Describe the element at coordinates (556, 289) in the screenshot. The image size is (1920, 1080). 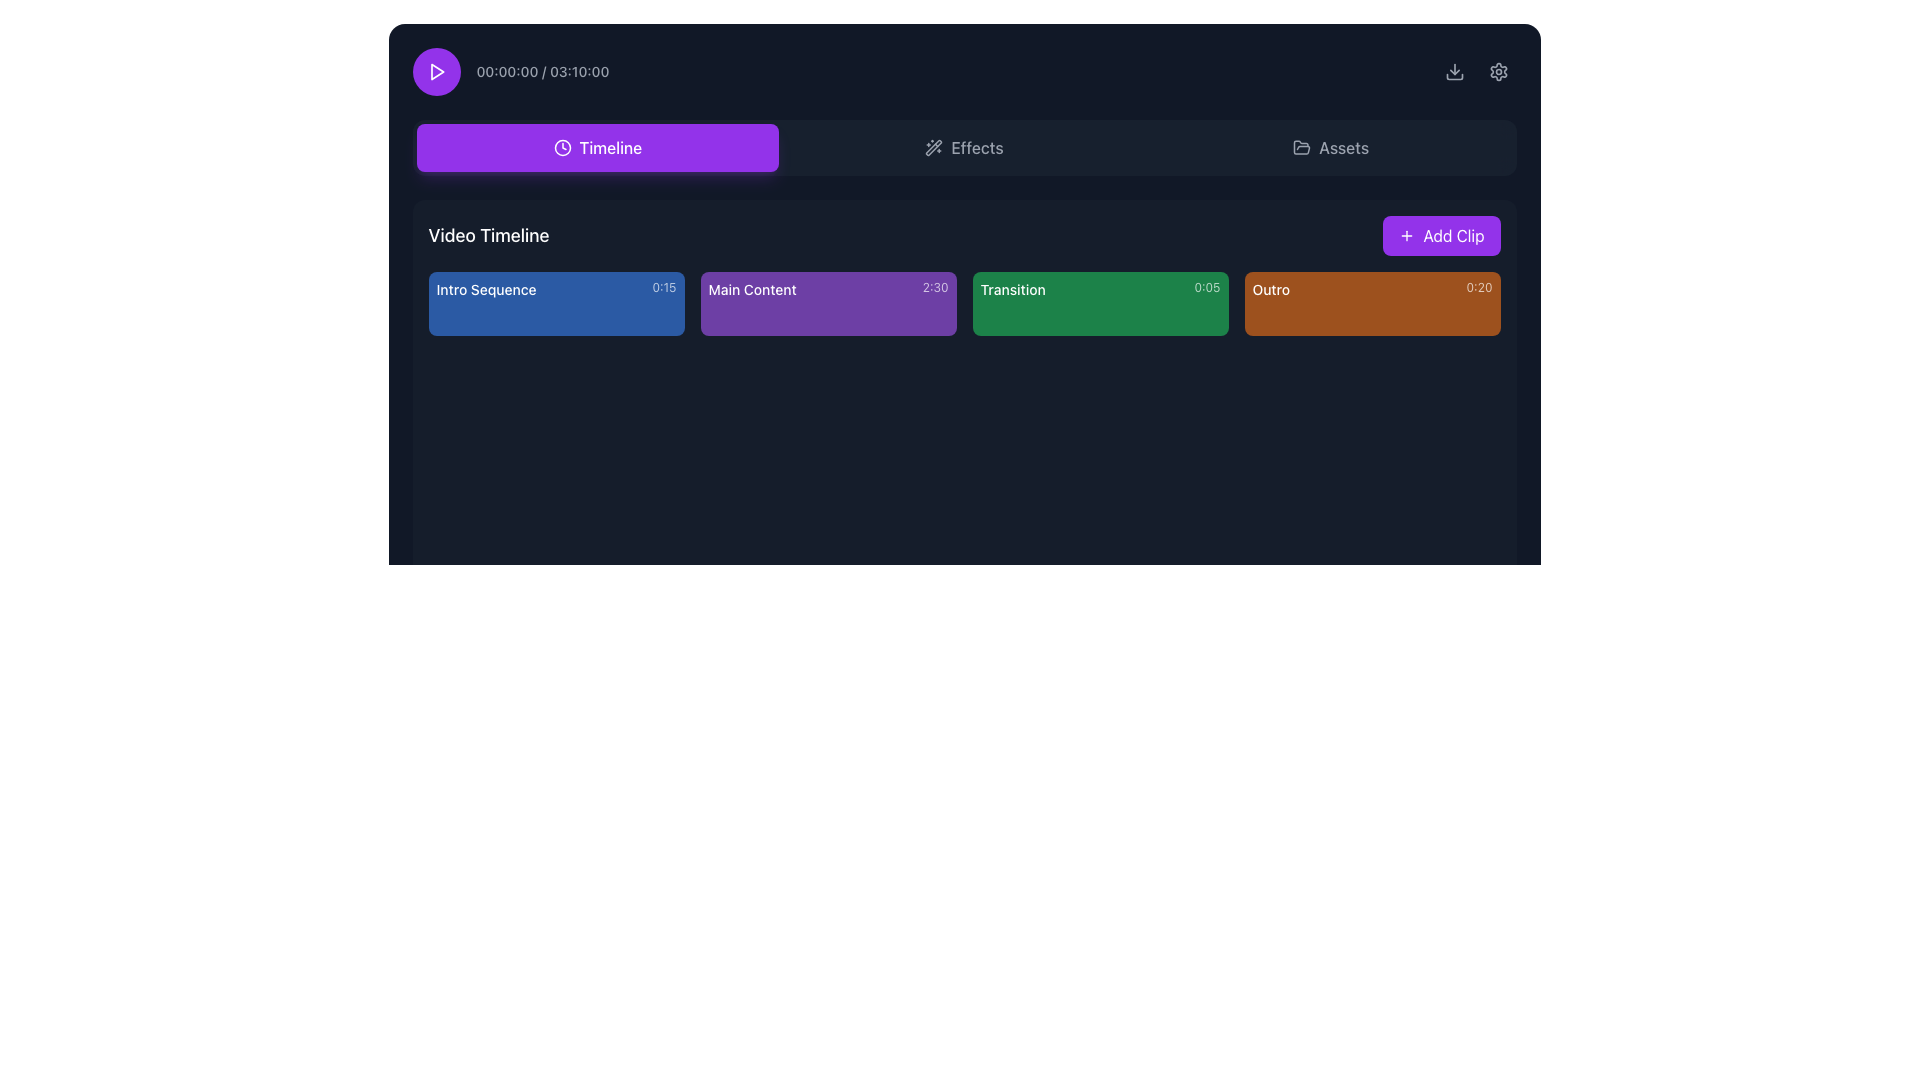
I see `the timeline item labeled 'Intro Sequence' with a blue background` at that location.